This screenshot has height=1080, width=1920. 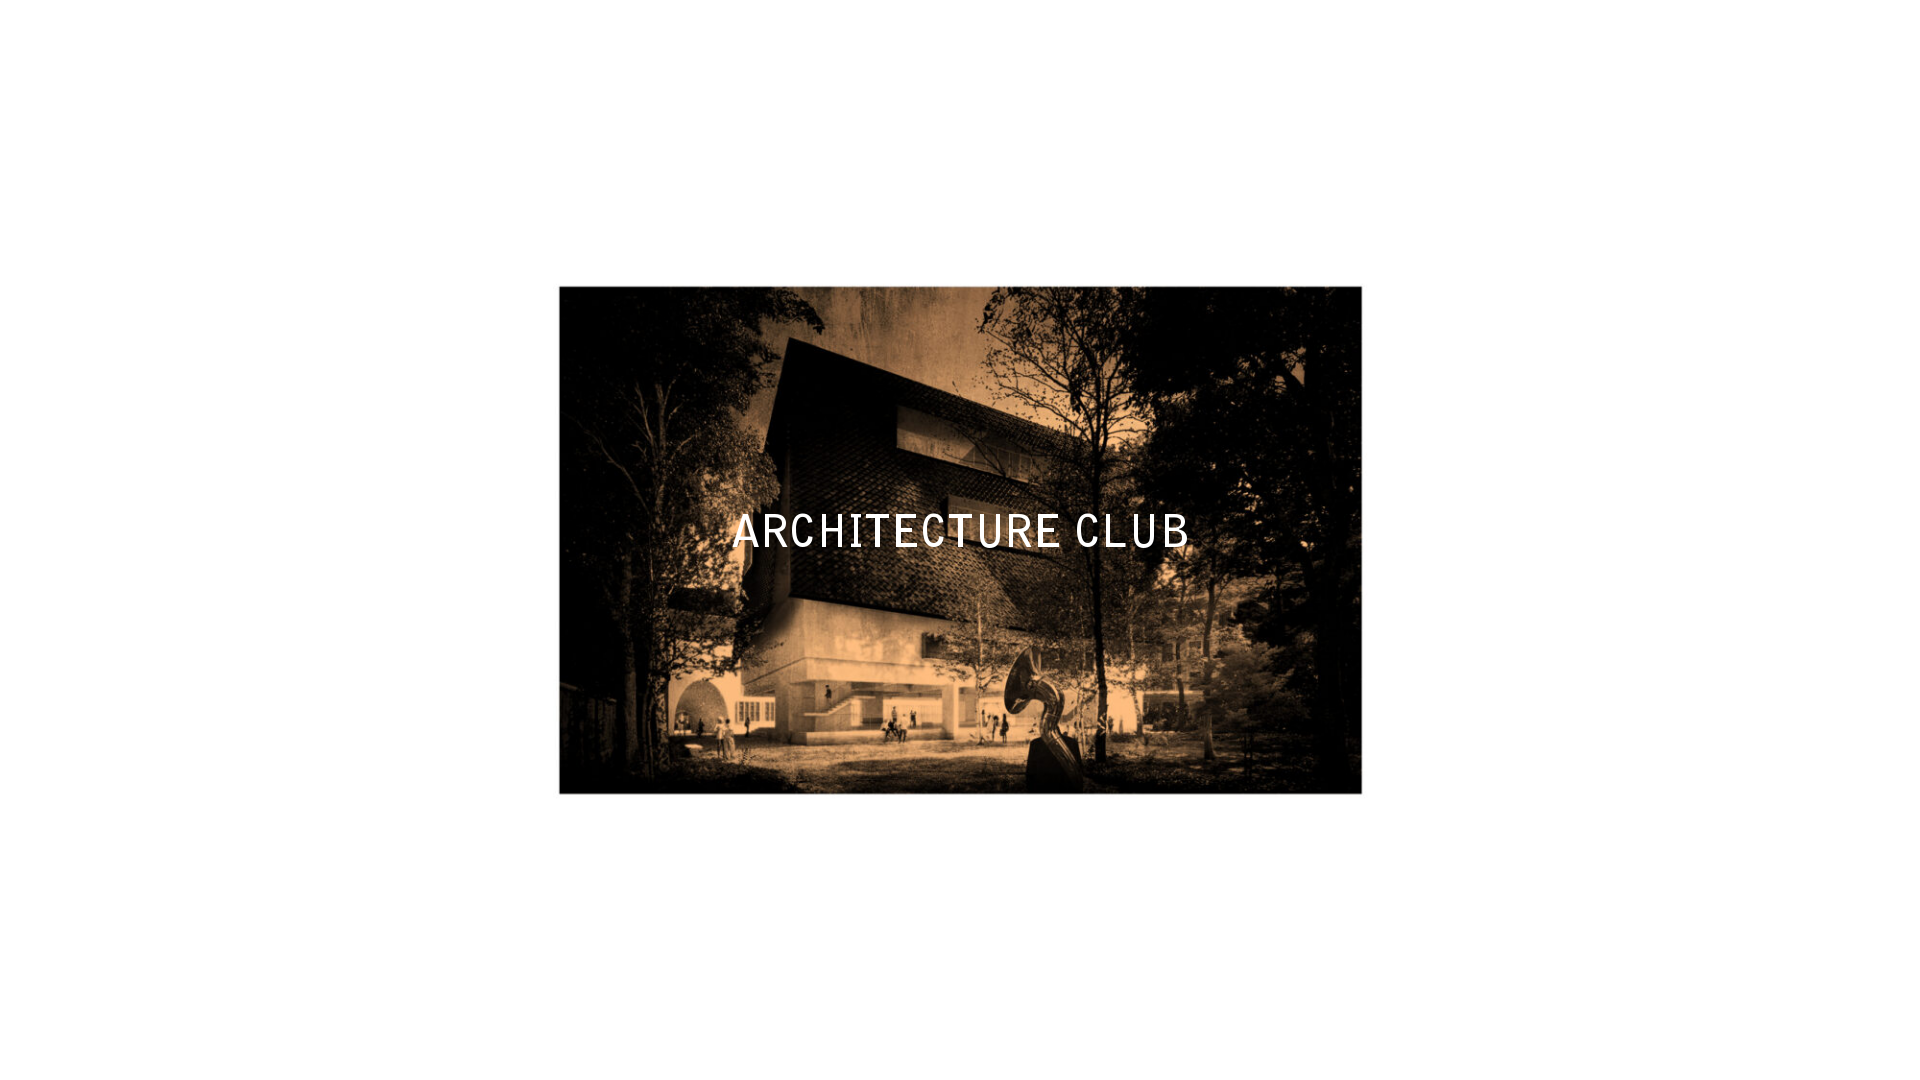 I want to click on 'ARCHITECTURE CLUB', so click(x=958, y=535).